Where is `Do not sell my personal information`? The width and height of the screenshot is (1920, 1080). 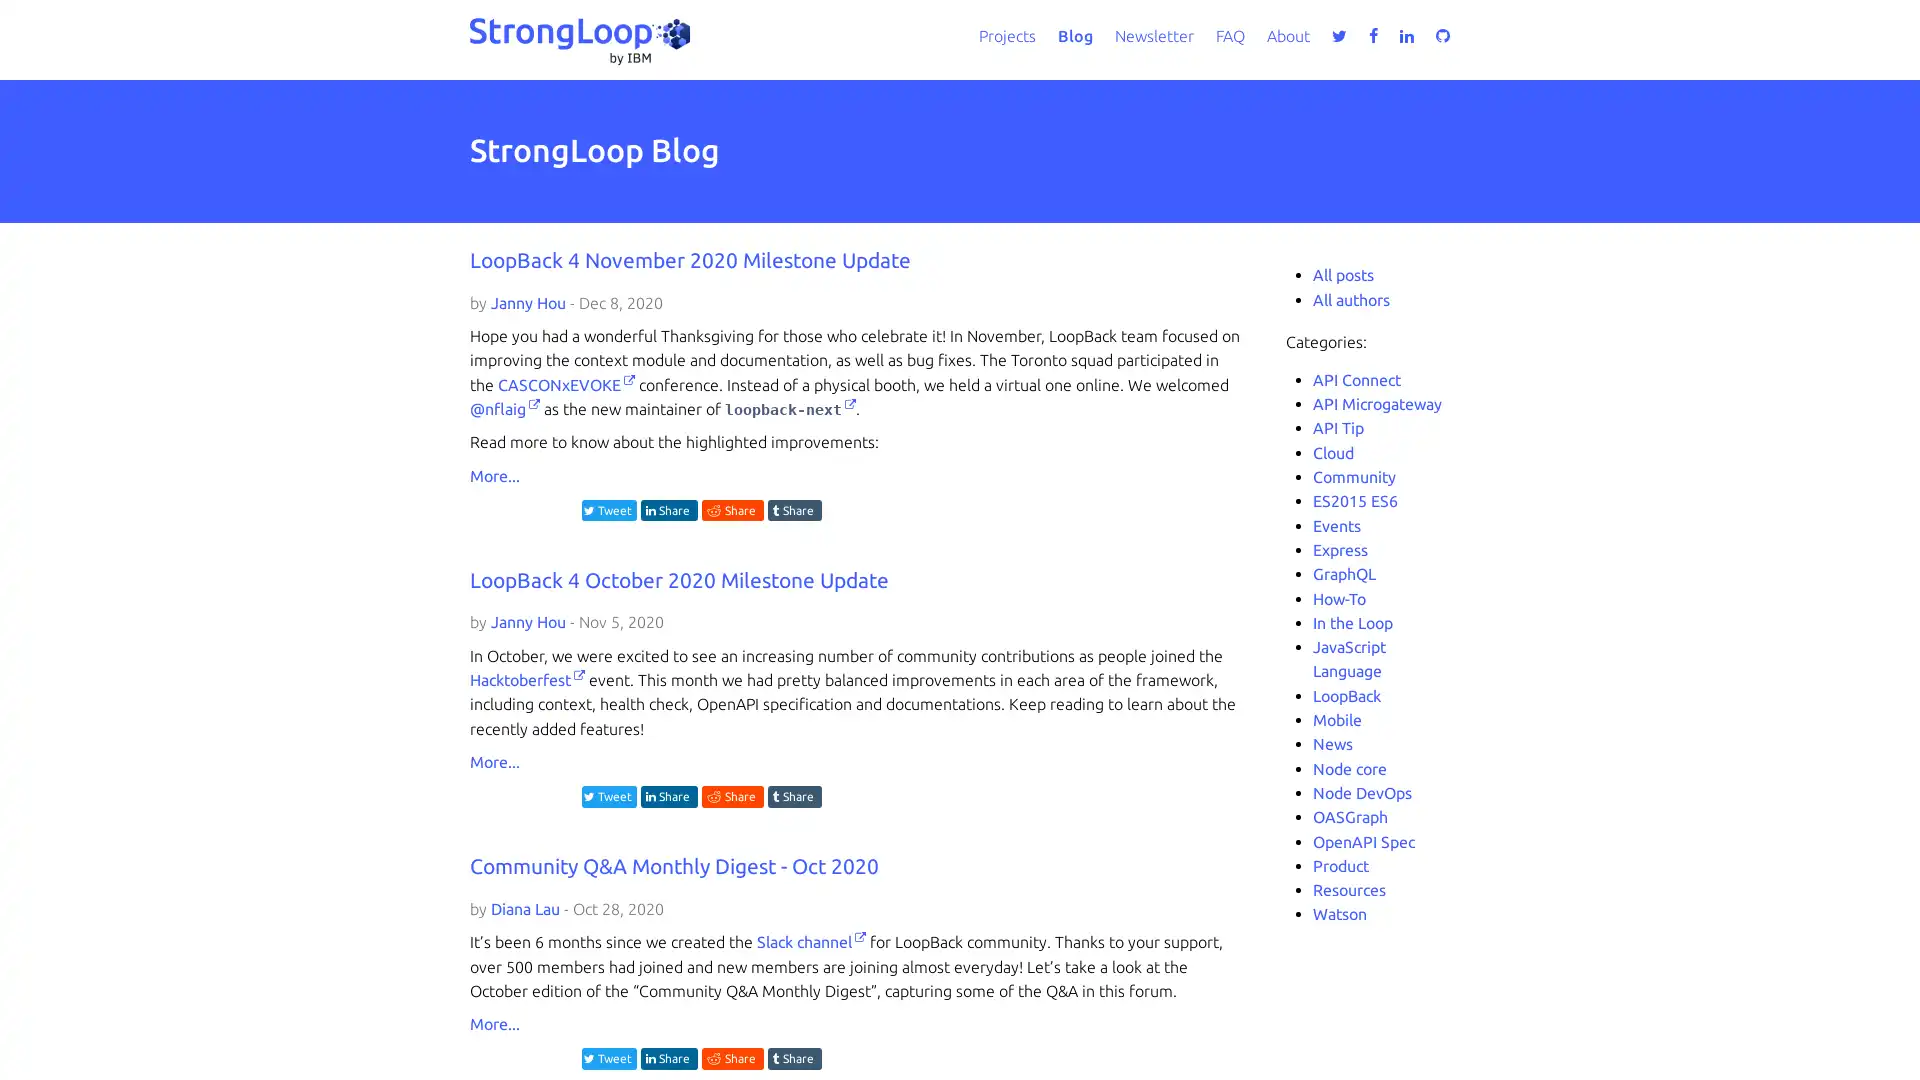
Do not sell my personal information is located at coordinates (1758, 1014).